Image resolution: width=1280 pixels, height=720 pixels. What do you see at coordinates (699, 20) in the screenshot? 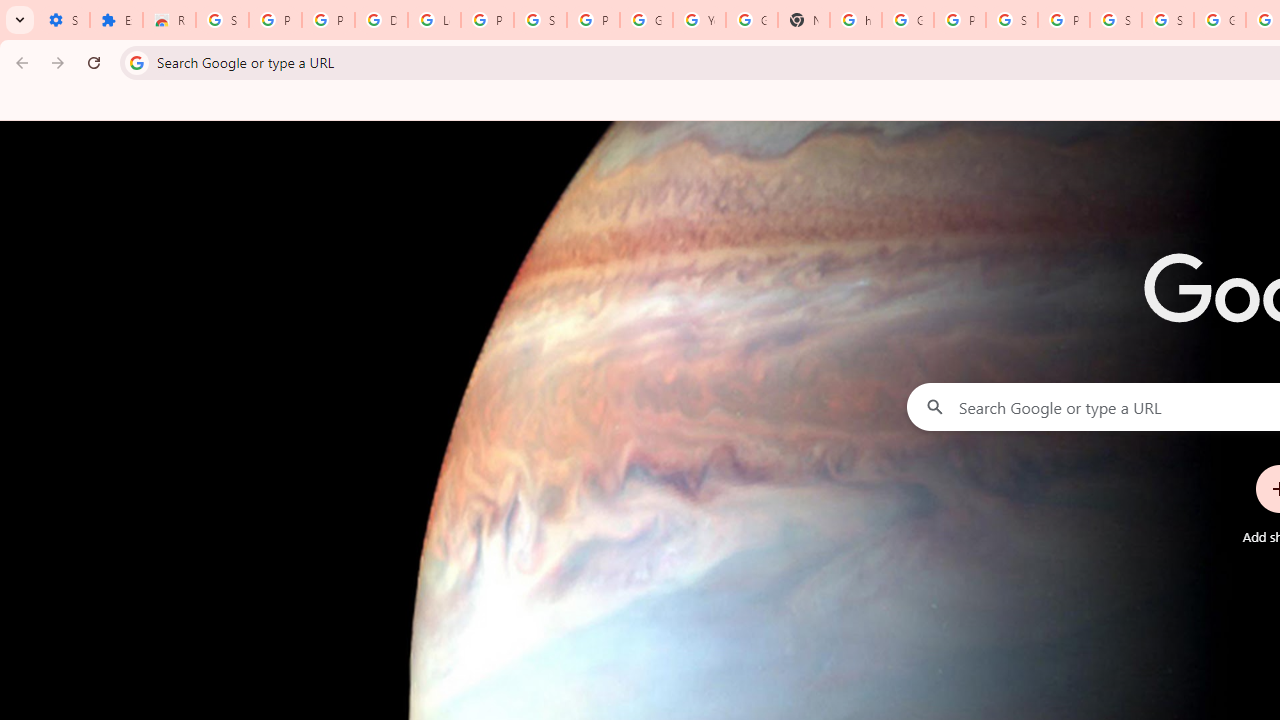
I see `'YouTube'` at bounding box center [699, 20].